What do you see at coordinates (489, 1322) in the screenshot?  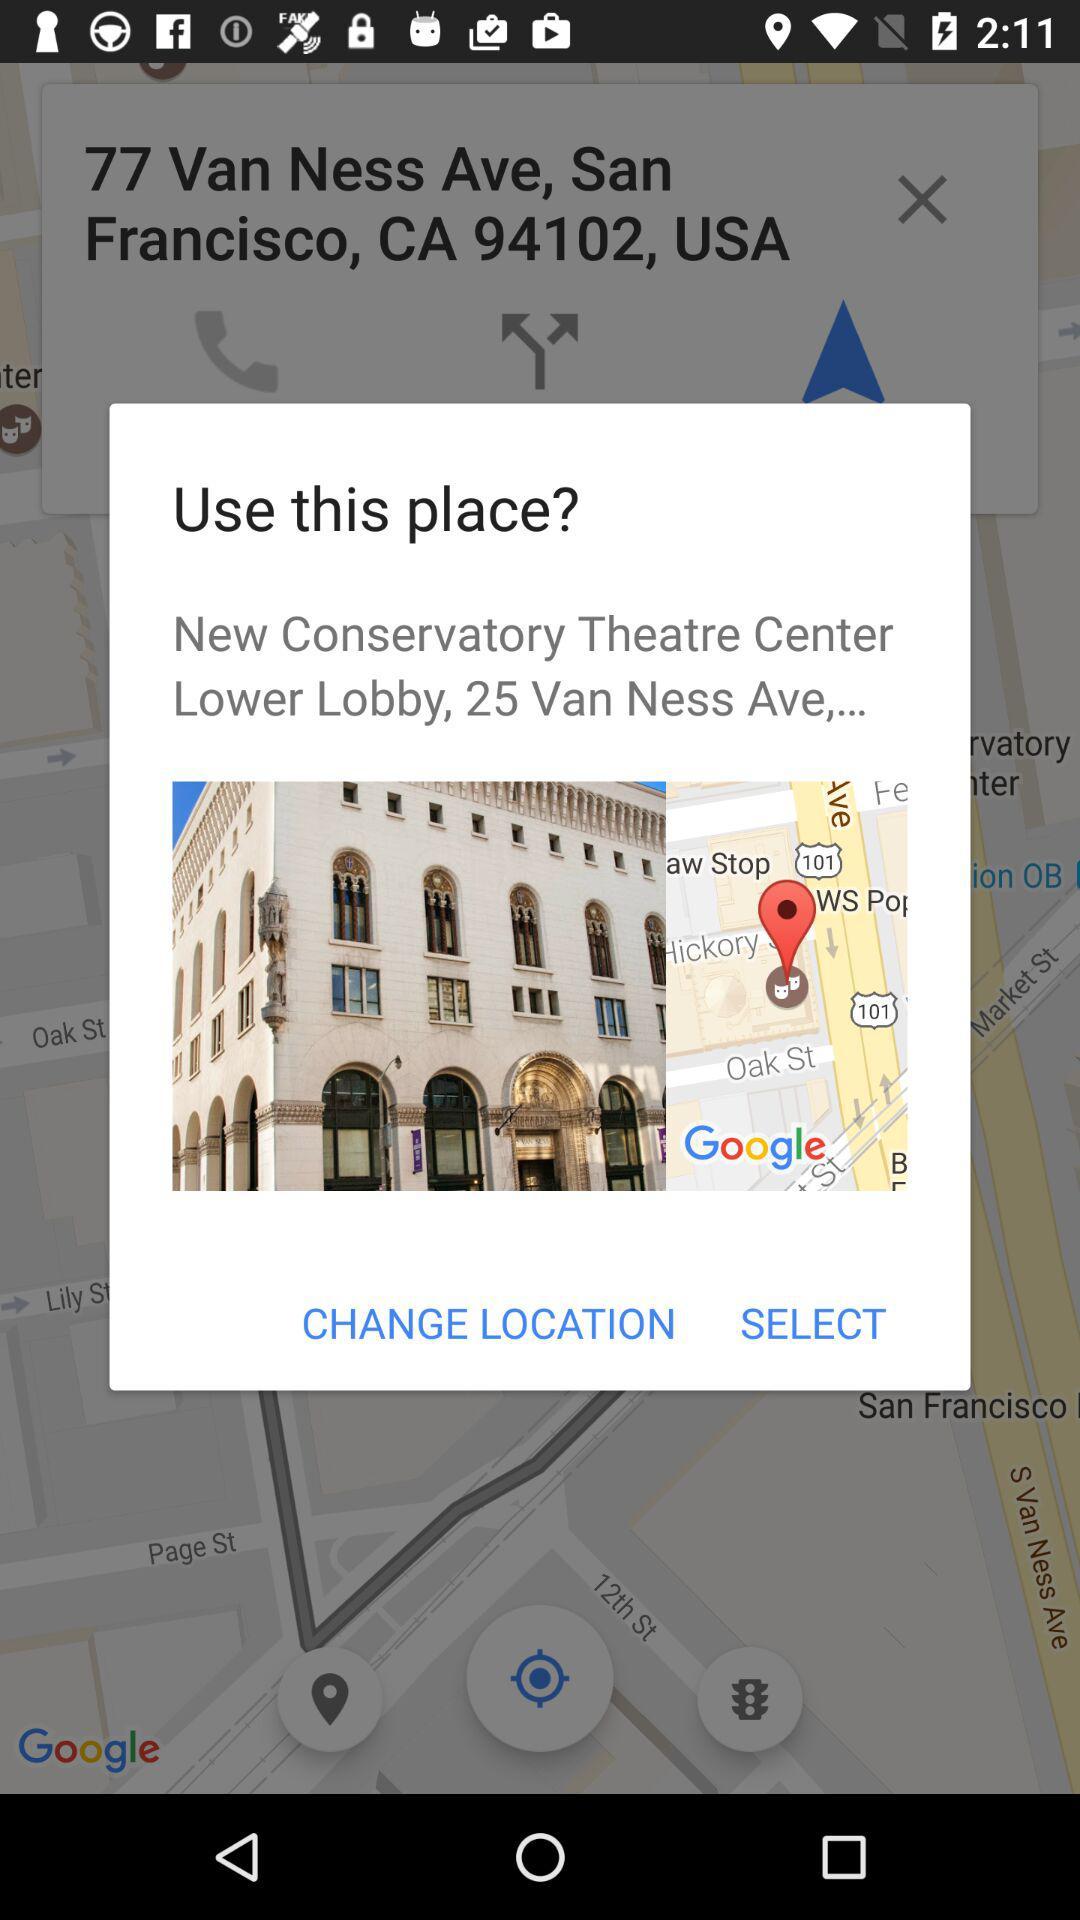 I see `item next to the select item` at bounding box center [489, 1322].